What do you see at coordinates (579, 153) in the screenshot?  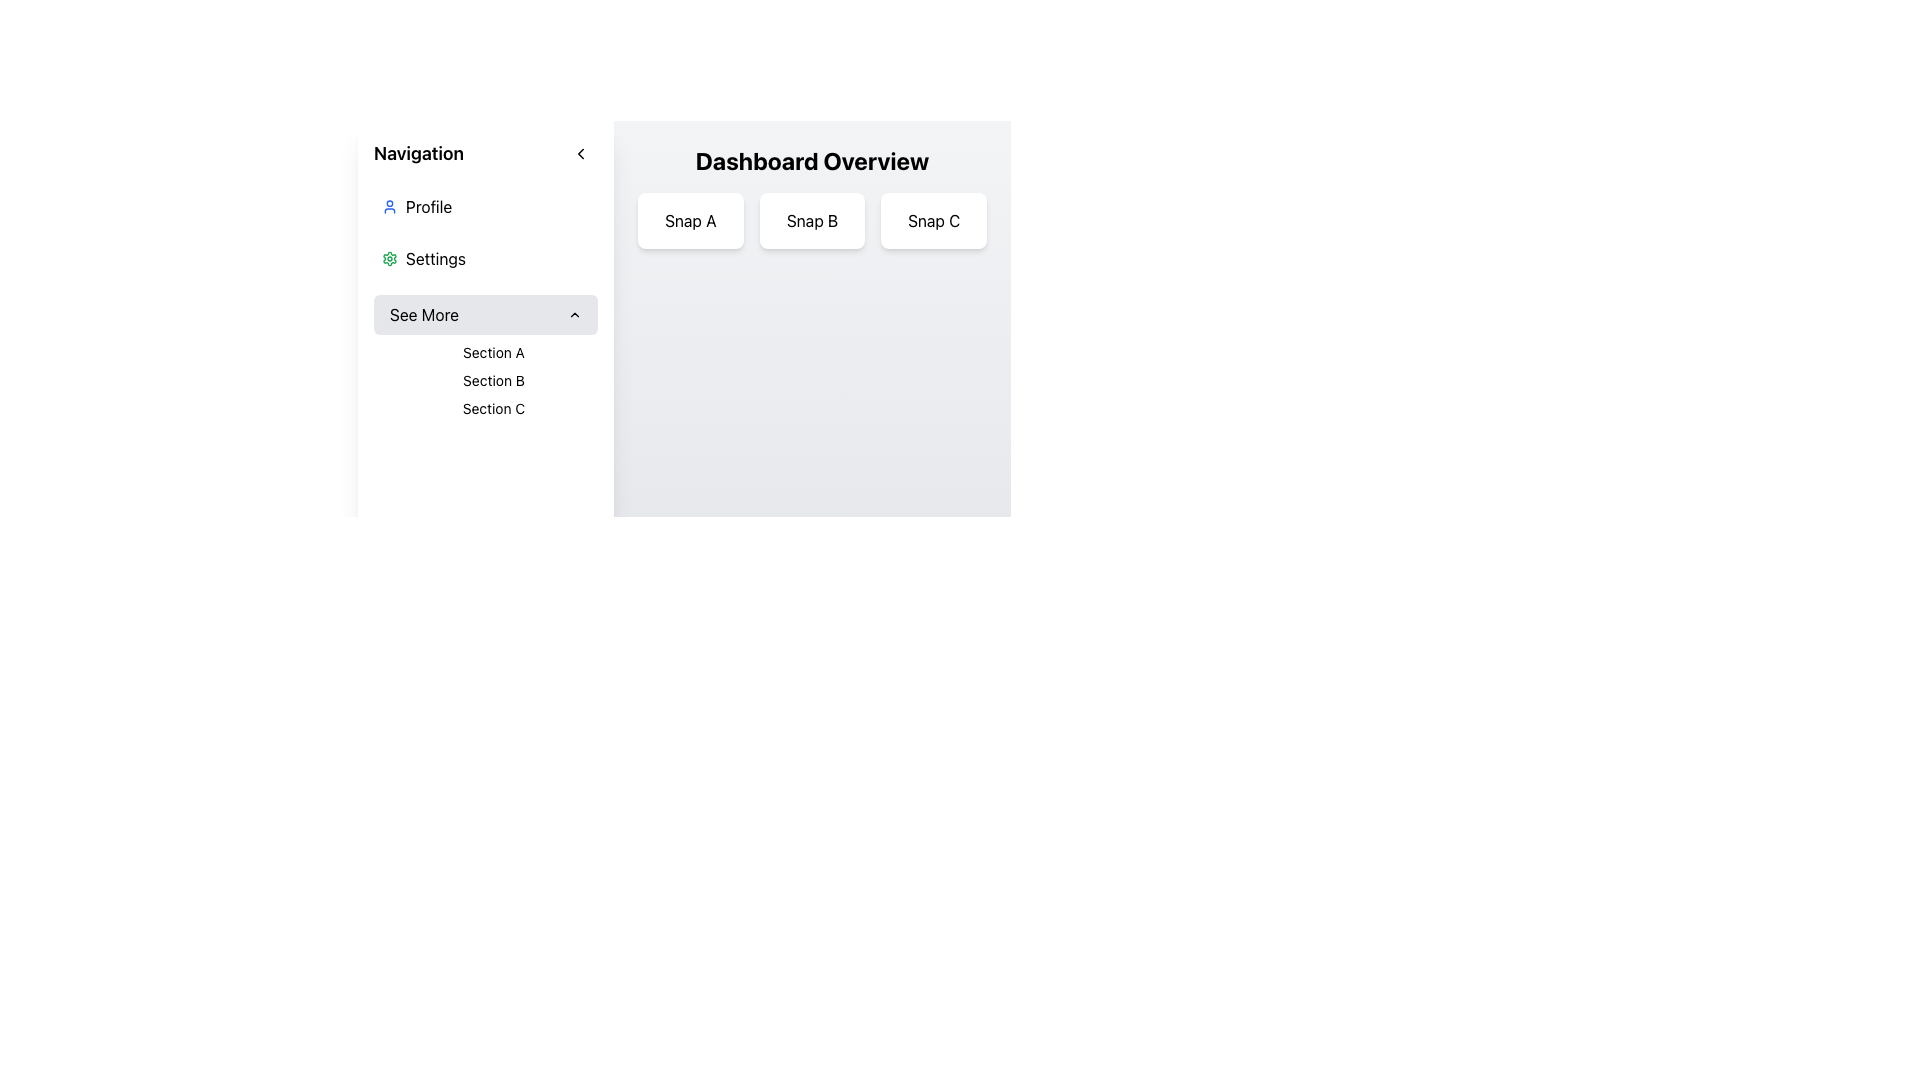 I see `the circular button with a left-pointing arrow icon located in the upper-right section of the navigation header, adjacent to the title 'Navigation'` at bounding box center [579, 153].